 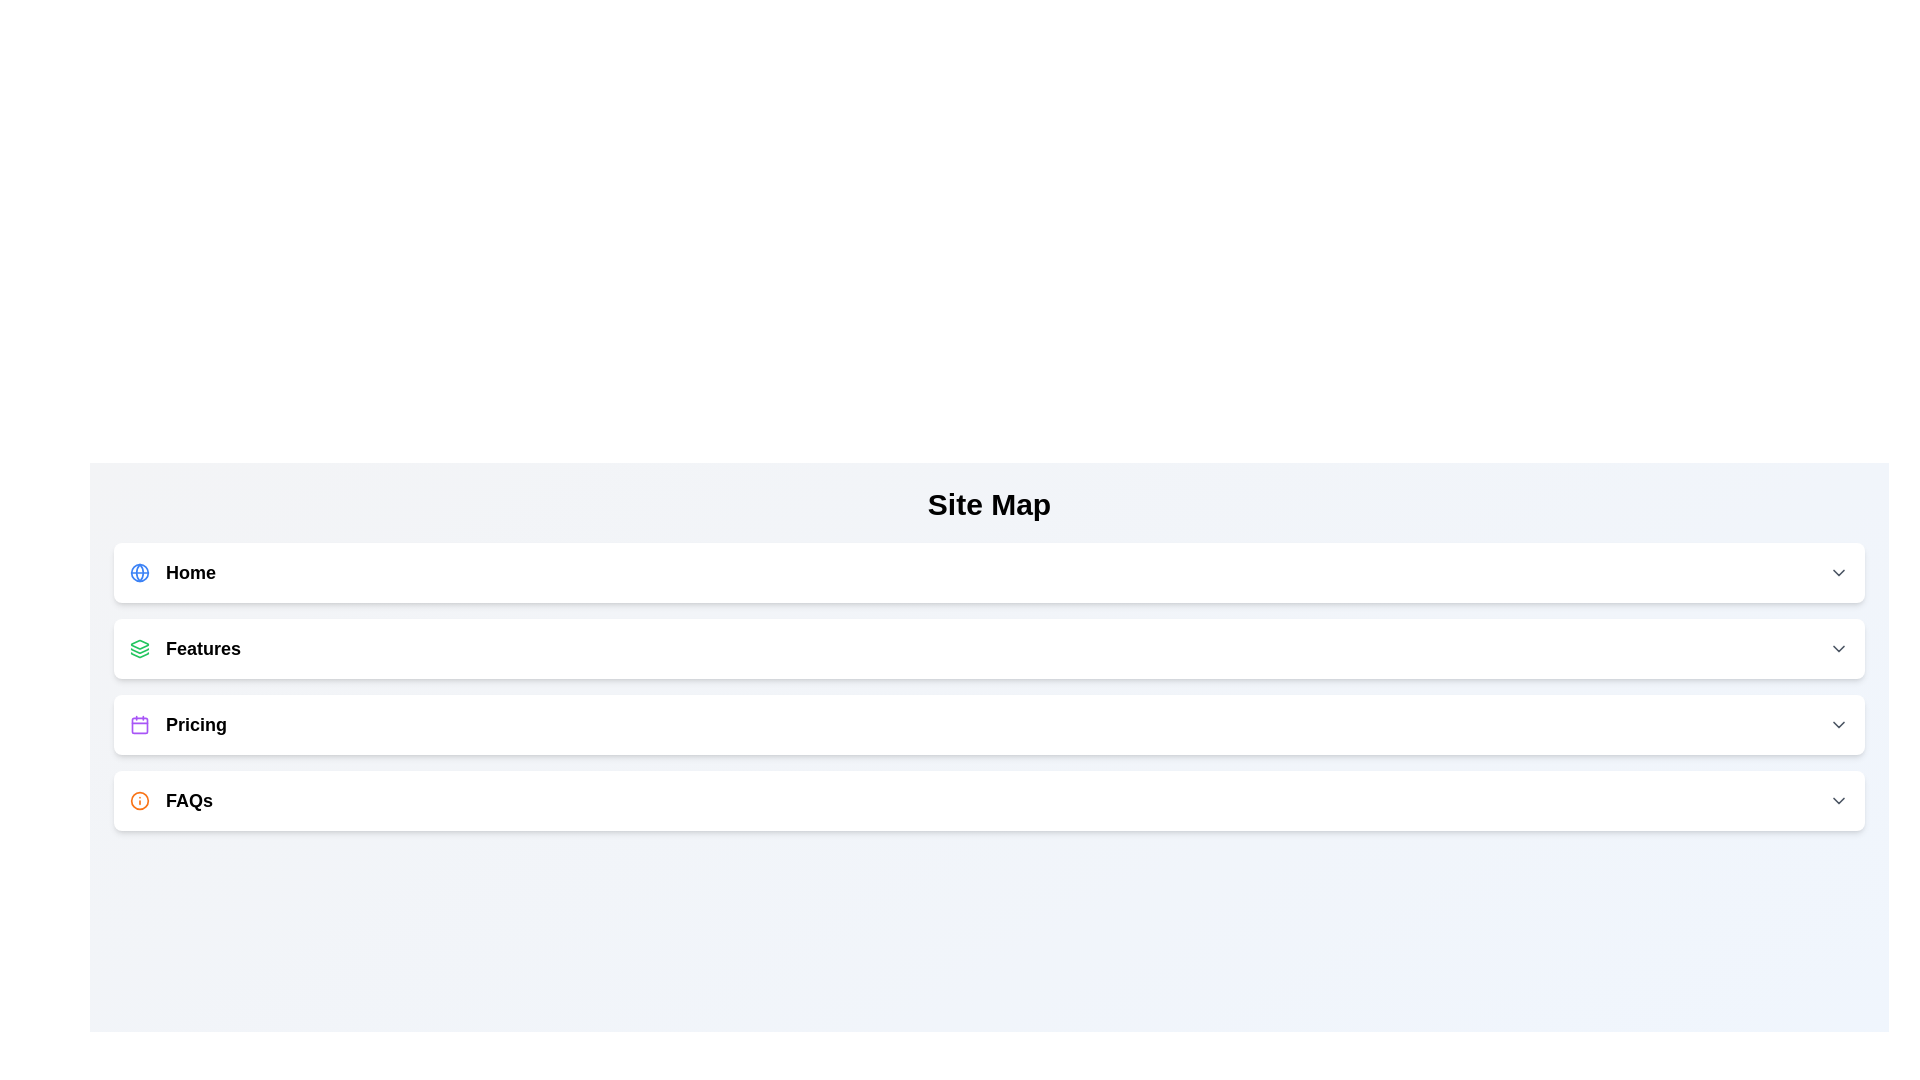 I want to click on the green layered rectangles icon located to the left of the 'Features' text in the second row of the list, so click(x=138, y=648).